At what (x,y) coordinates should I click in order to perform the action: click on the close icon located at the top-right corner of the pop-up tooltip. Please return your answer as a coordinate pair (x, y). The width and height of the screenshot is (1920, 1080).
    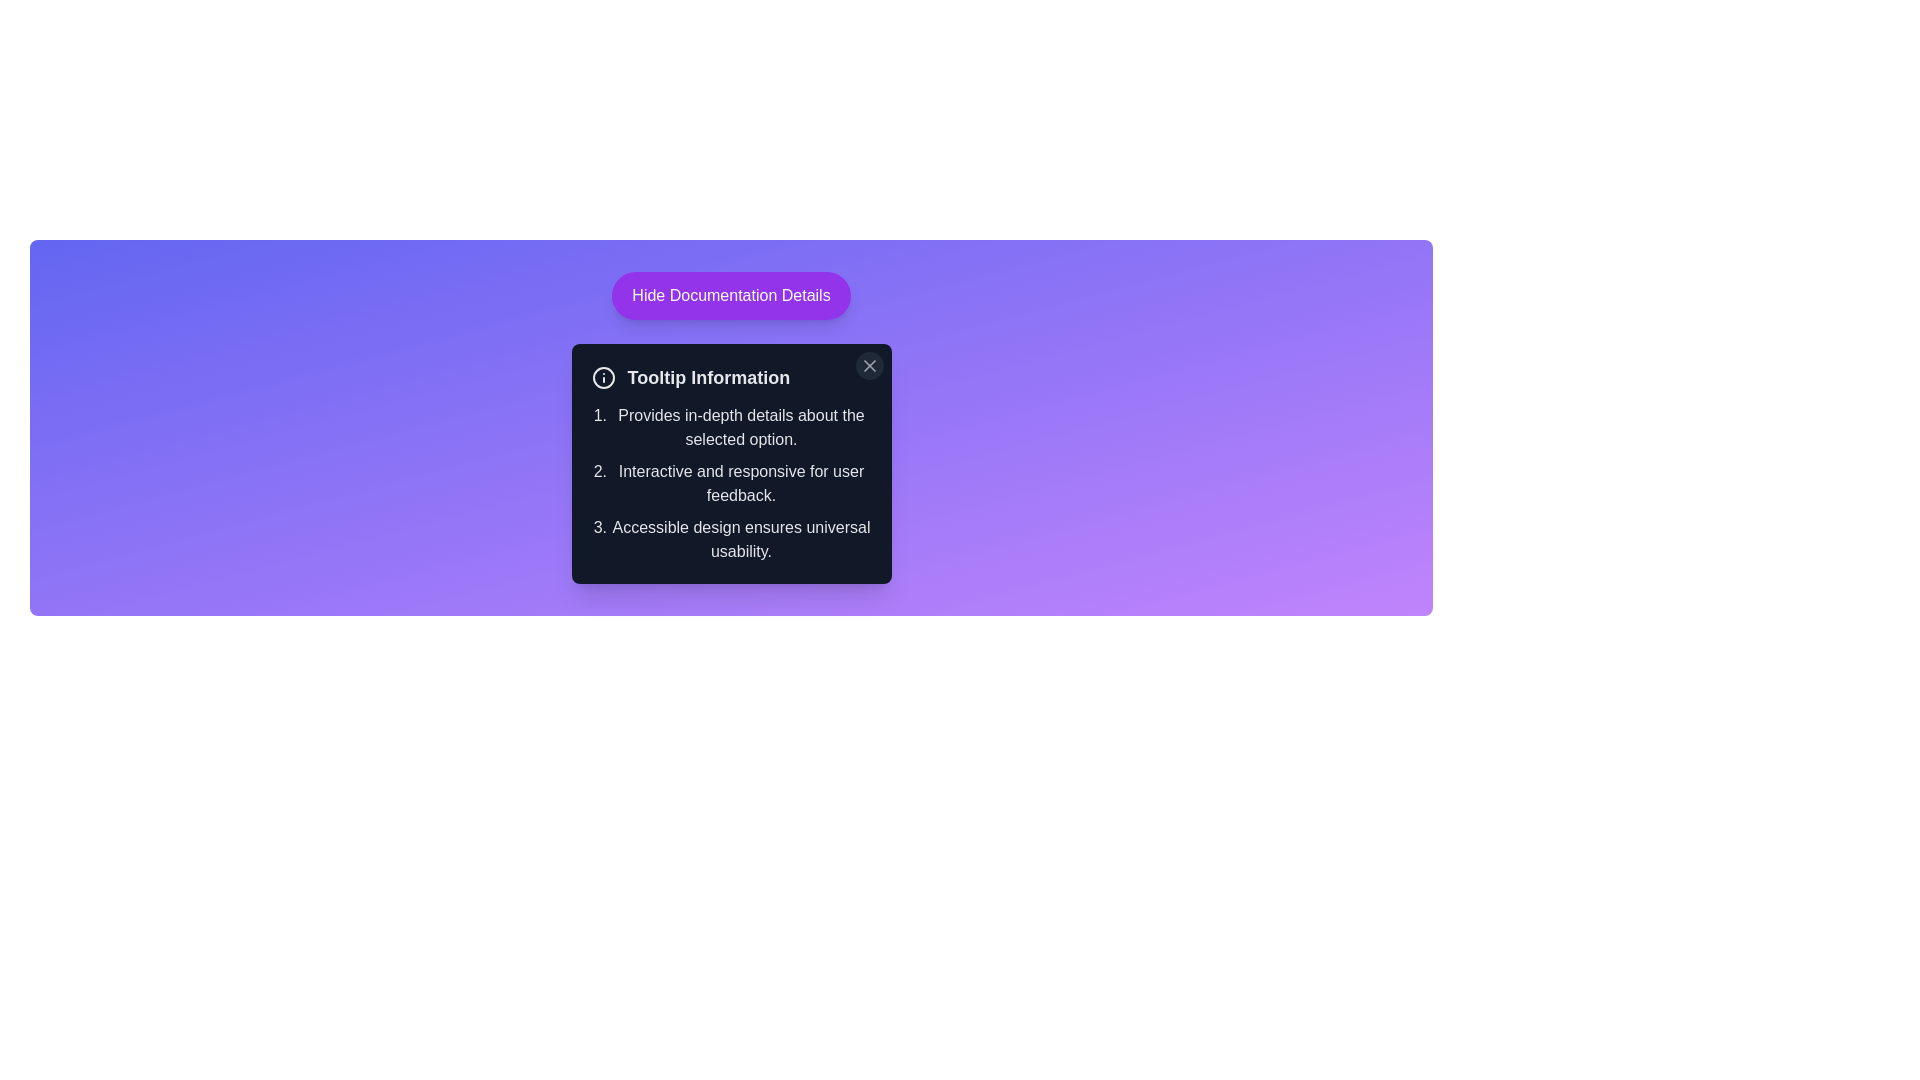
    Looking at the image, I should click on (869, 366).